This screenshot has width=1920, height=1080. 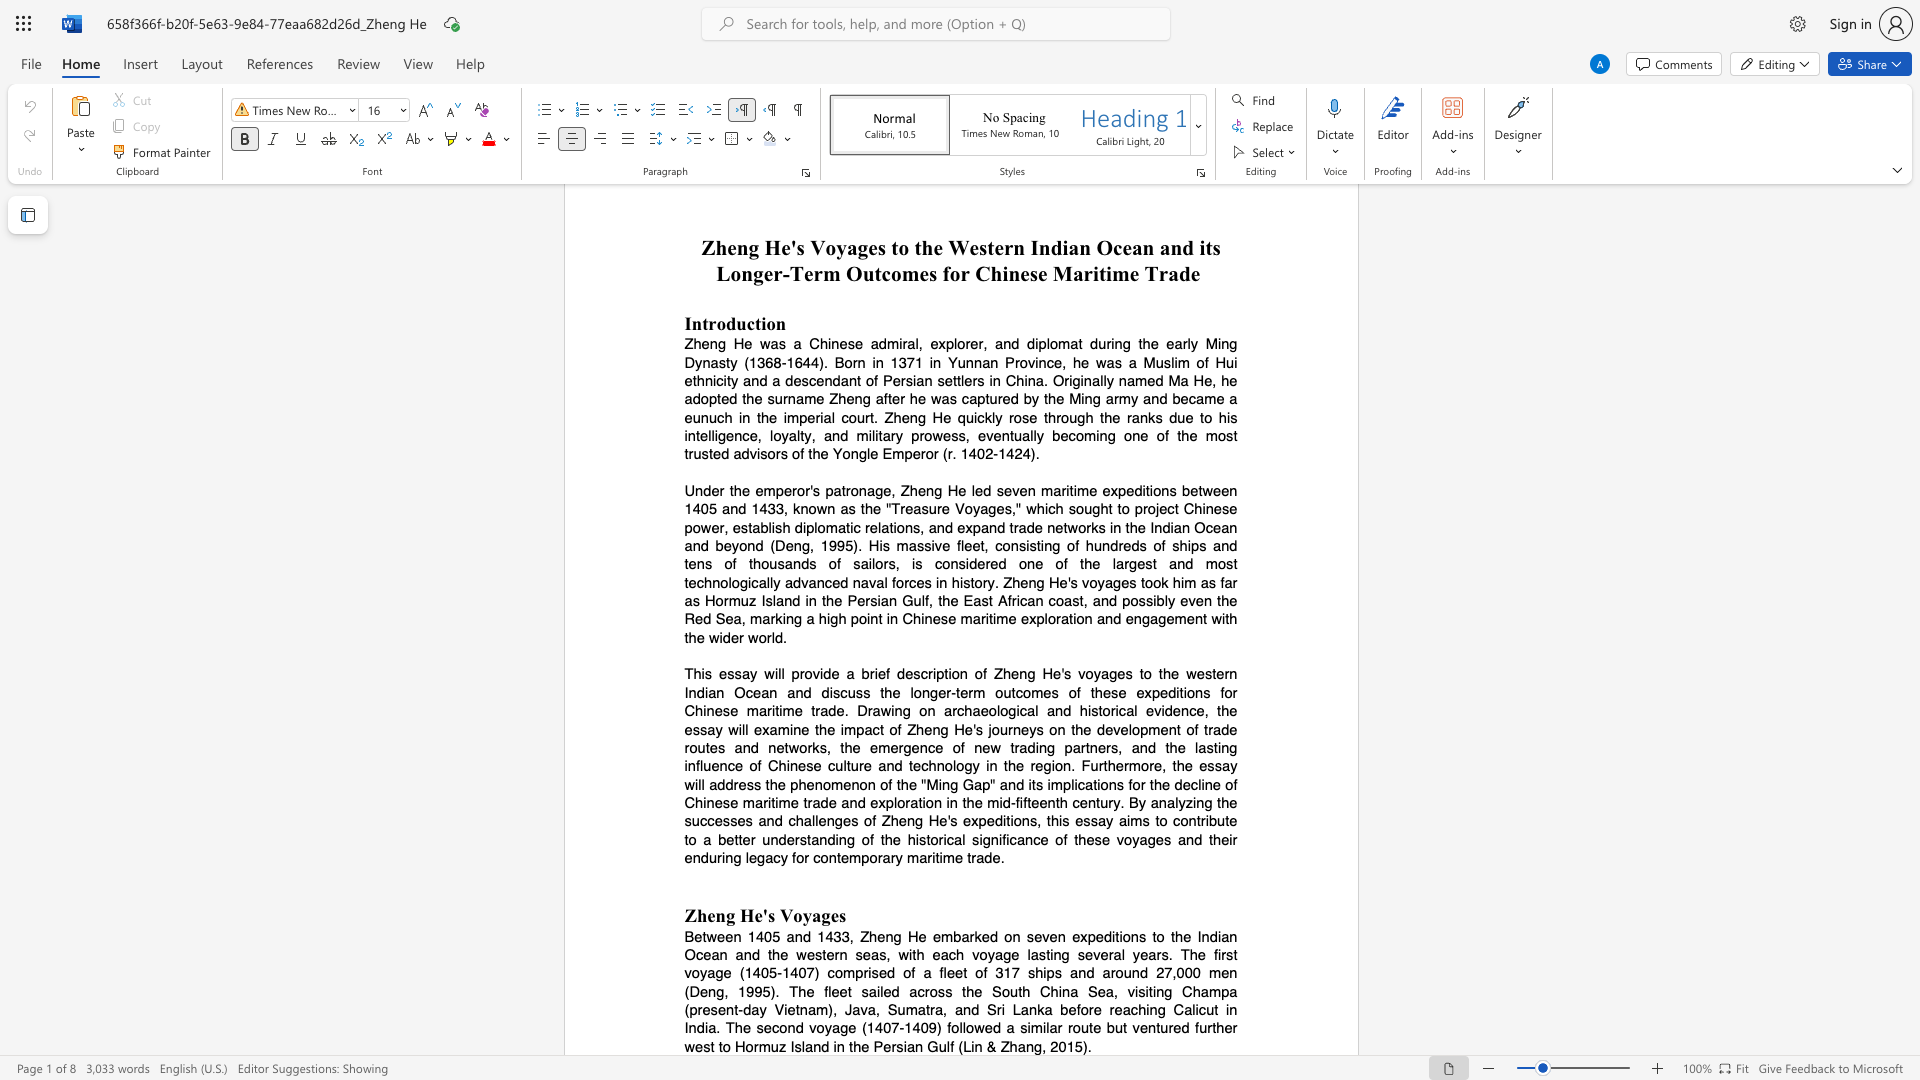 I want to click on the subset text "ormuz Island in the Persian G" within the text "in India. The second voyage (1407-1409) followed a similar route but ventured further west to Hormuz Island in the Persian Gulf (Lin & Zhang, 2015).", so click(x=744, y=1045).